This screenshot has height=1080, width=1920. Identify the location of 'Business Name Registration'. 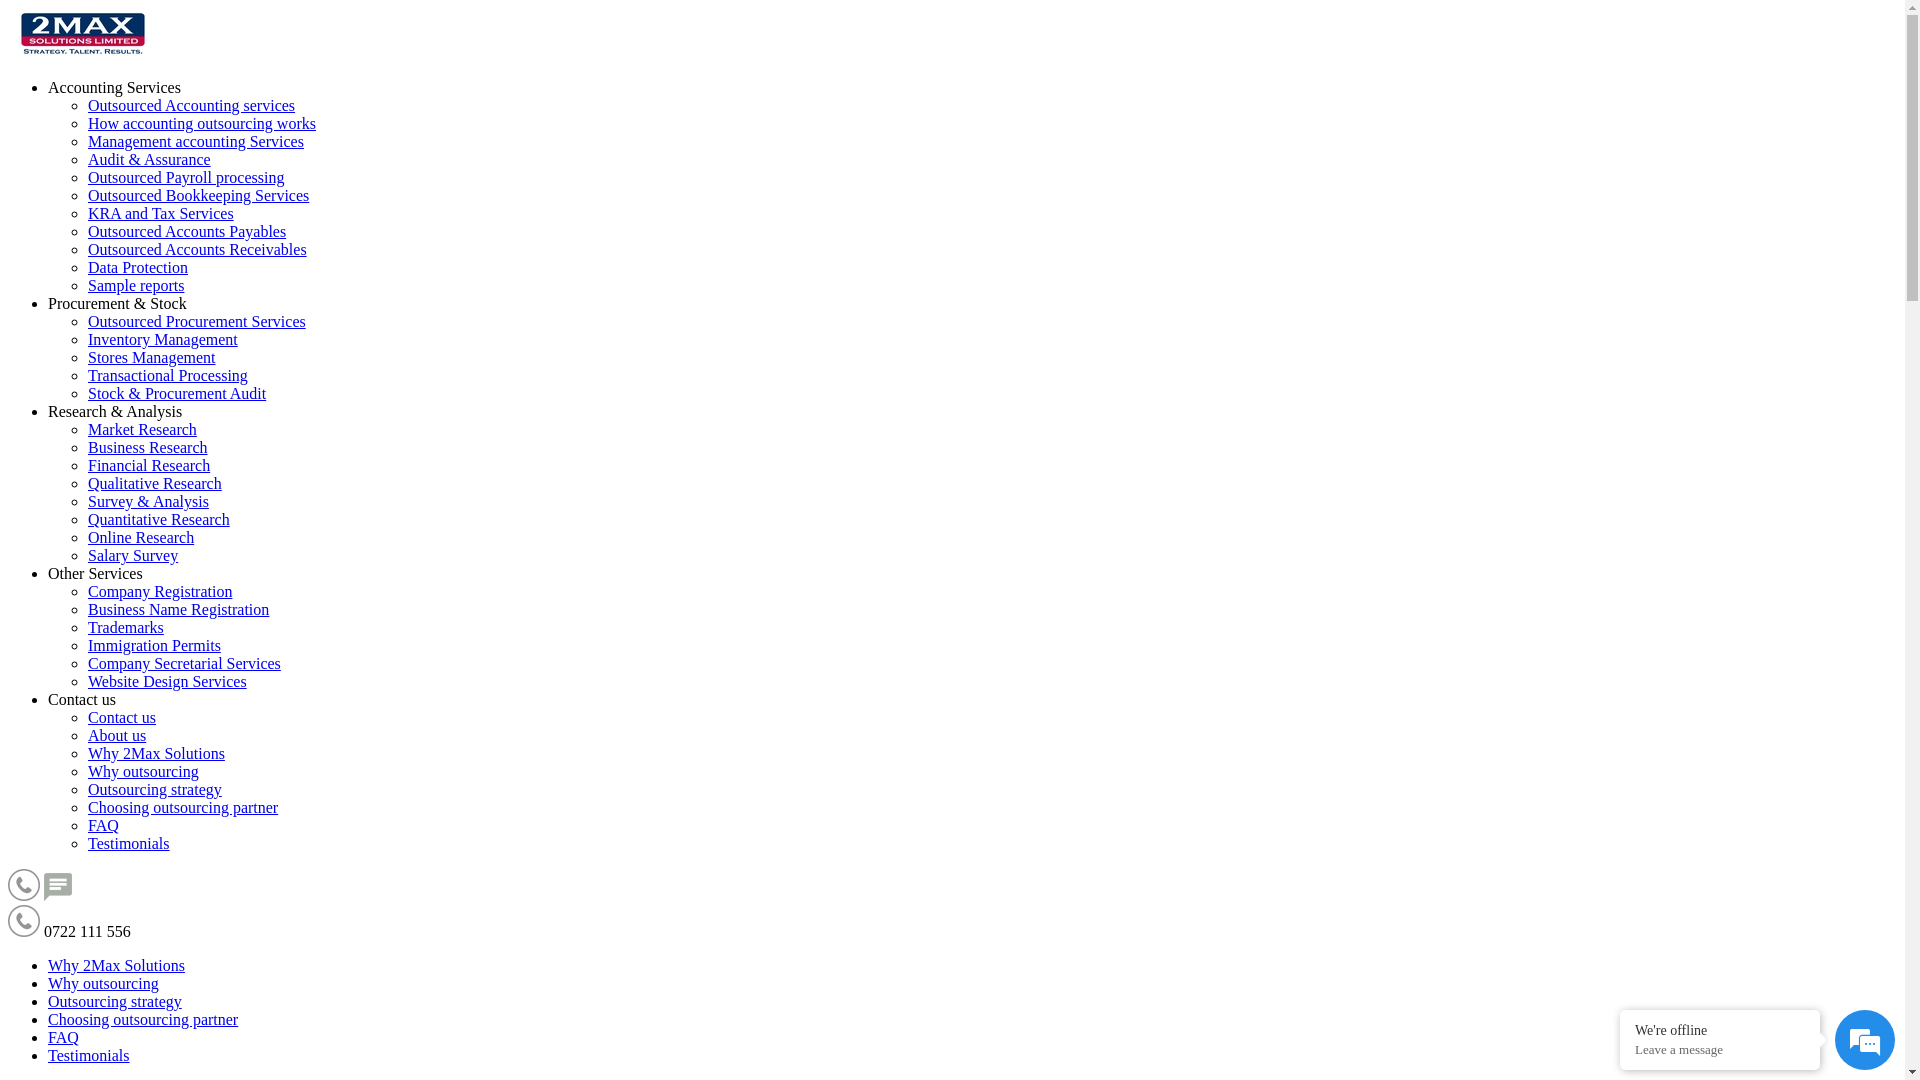
(178, 608).